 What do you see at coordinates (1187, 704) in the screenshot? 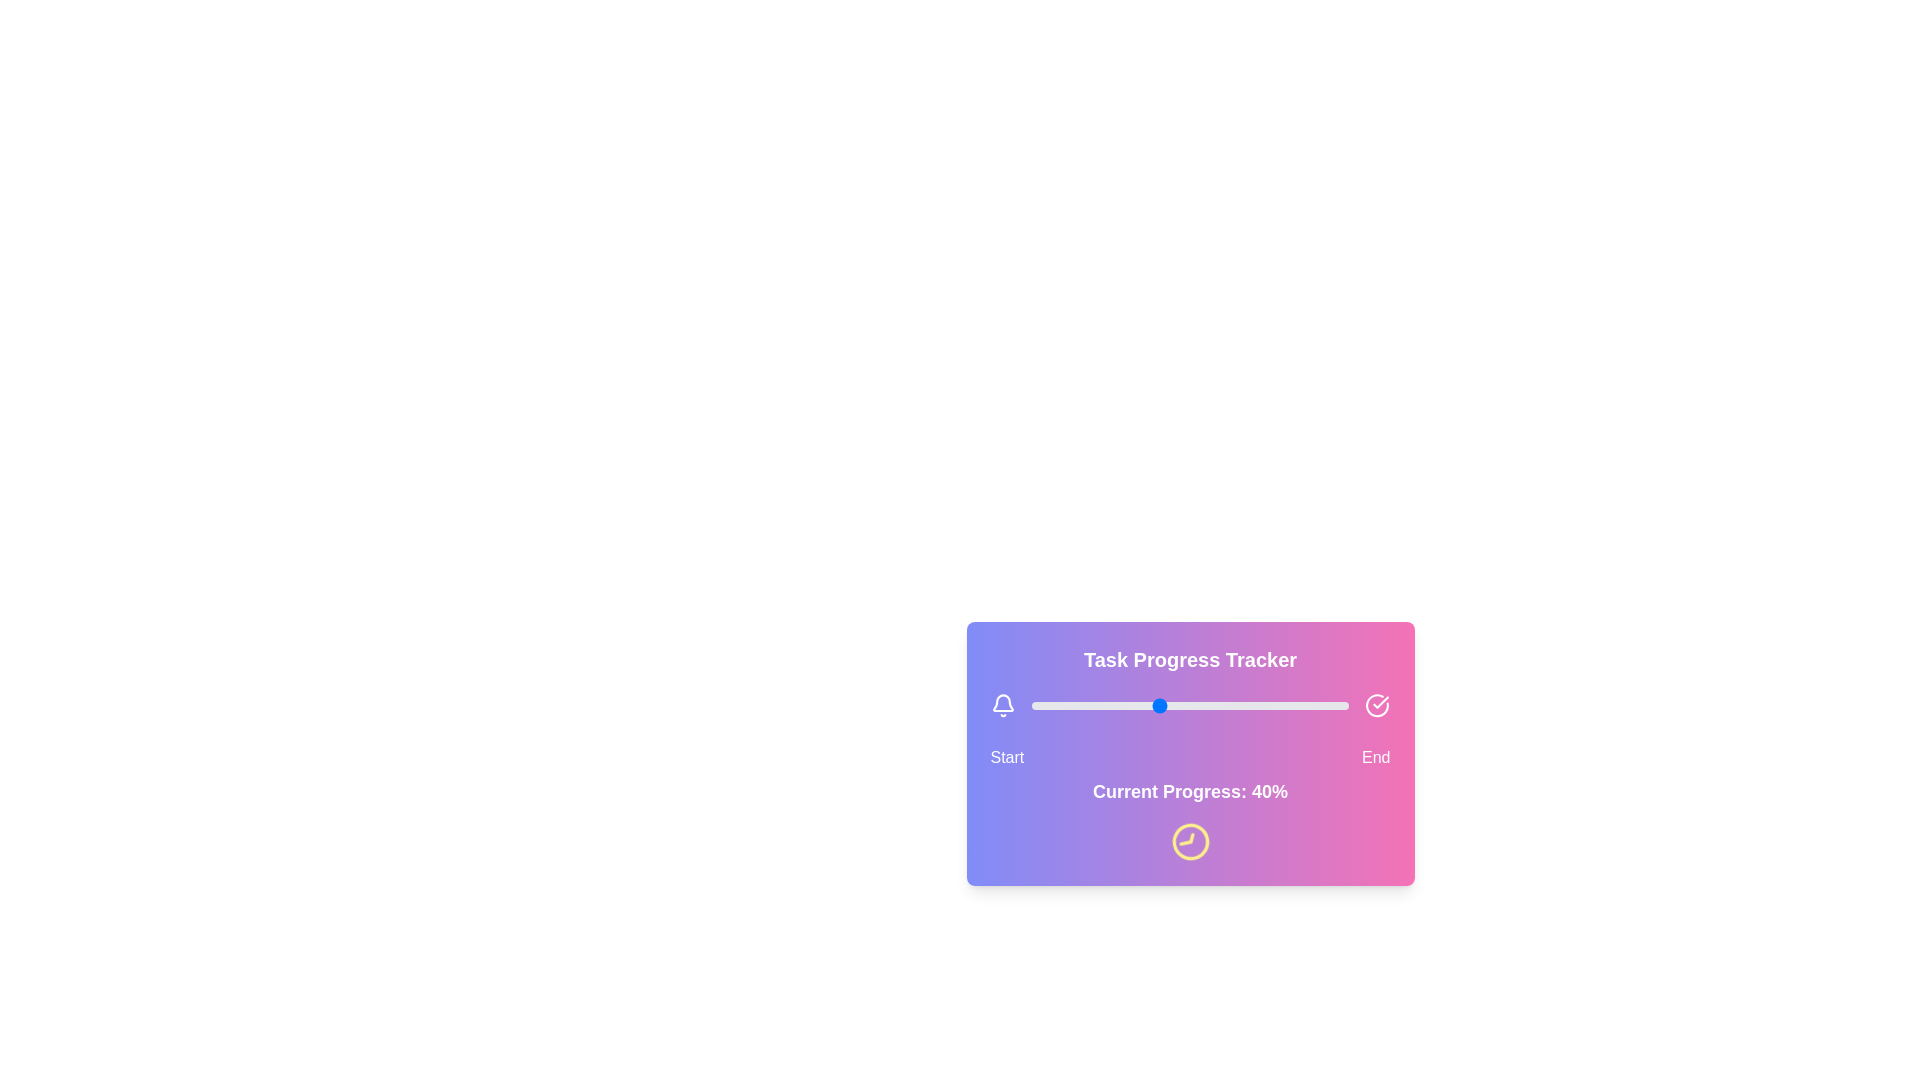
I see `the progress slider to 49%` at bounding box center [1187, 704].